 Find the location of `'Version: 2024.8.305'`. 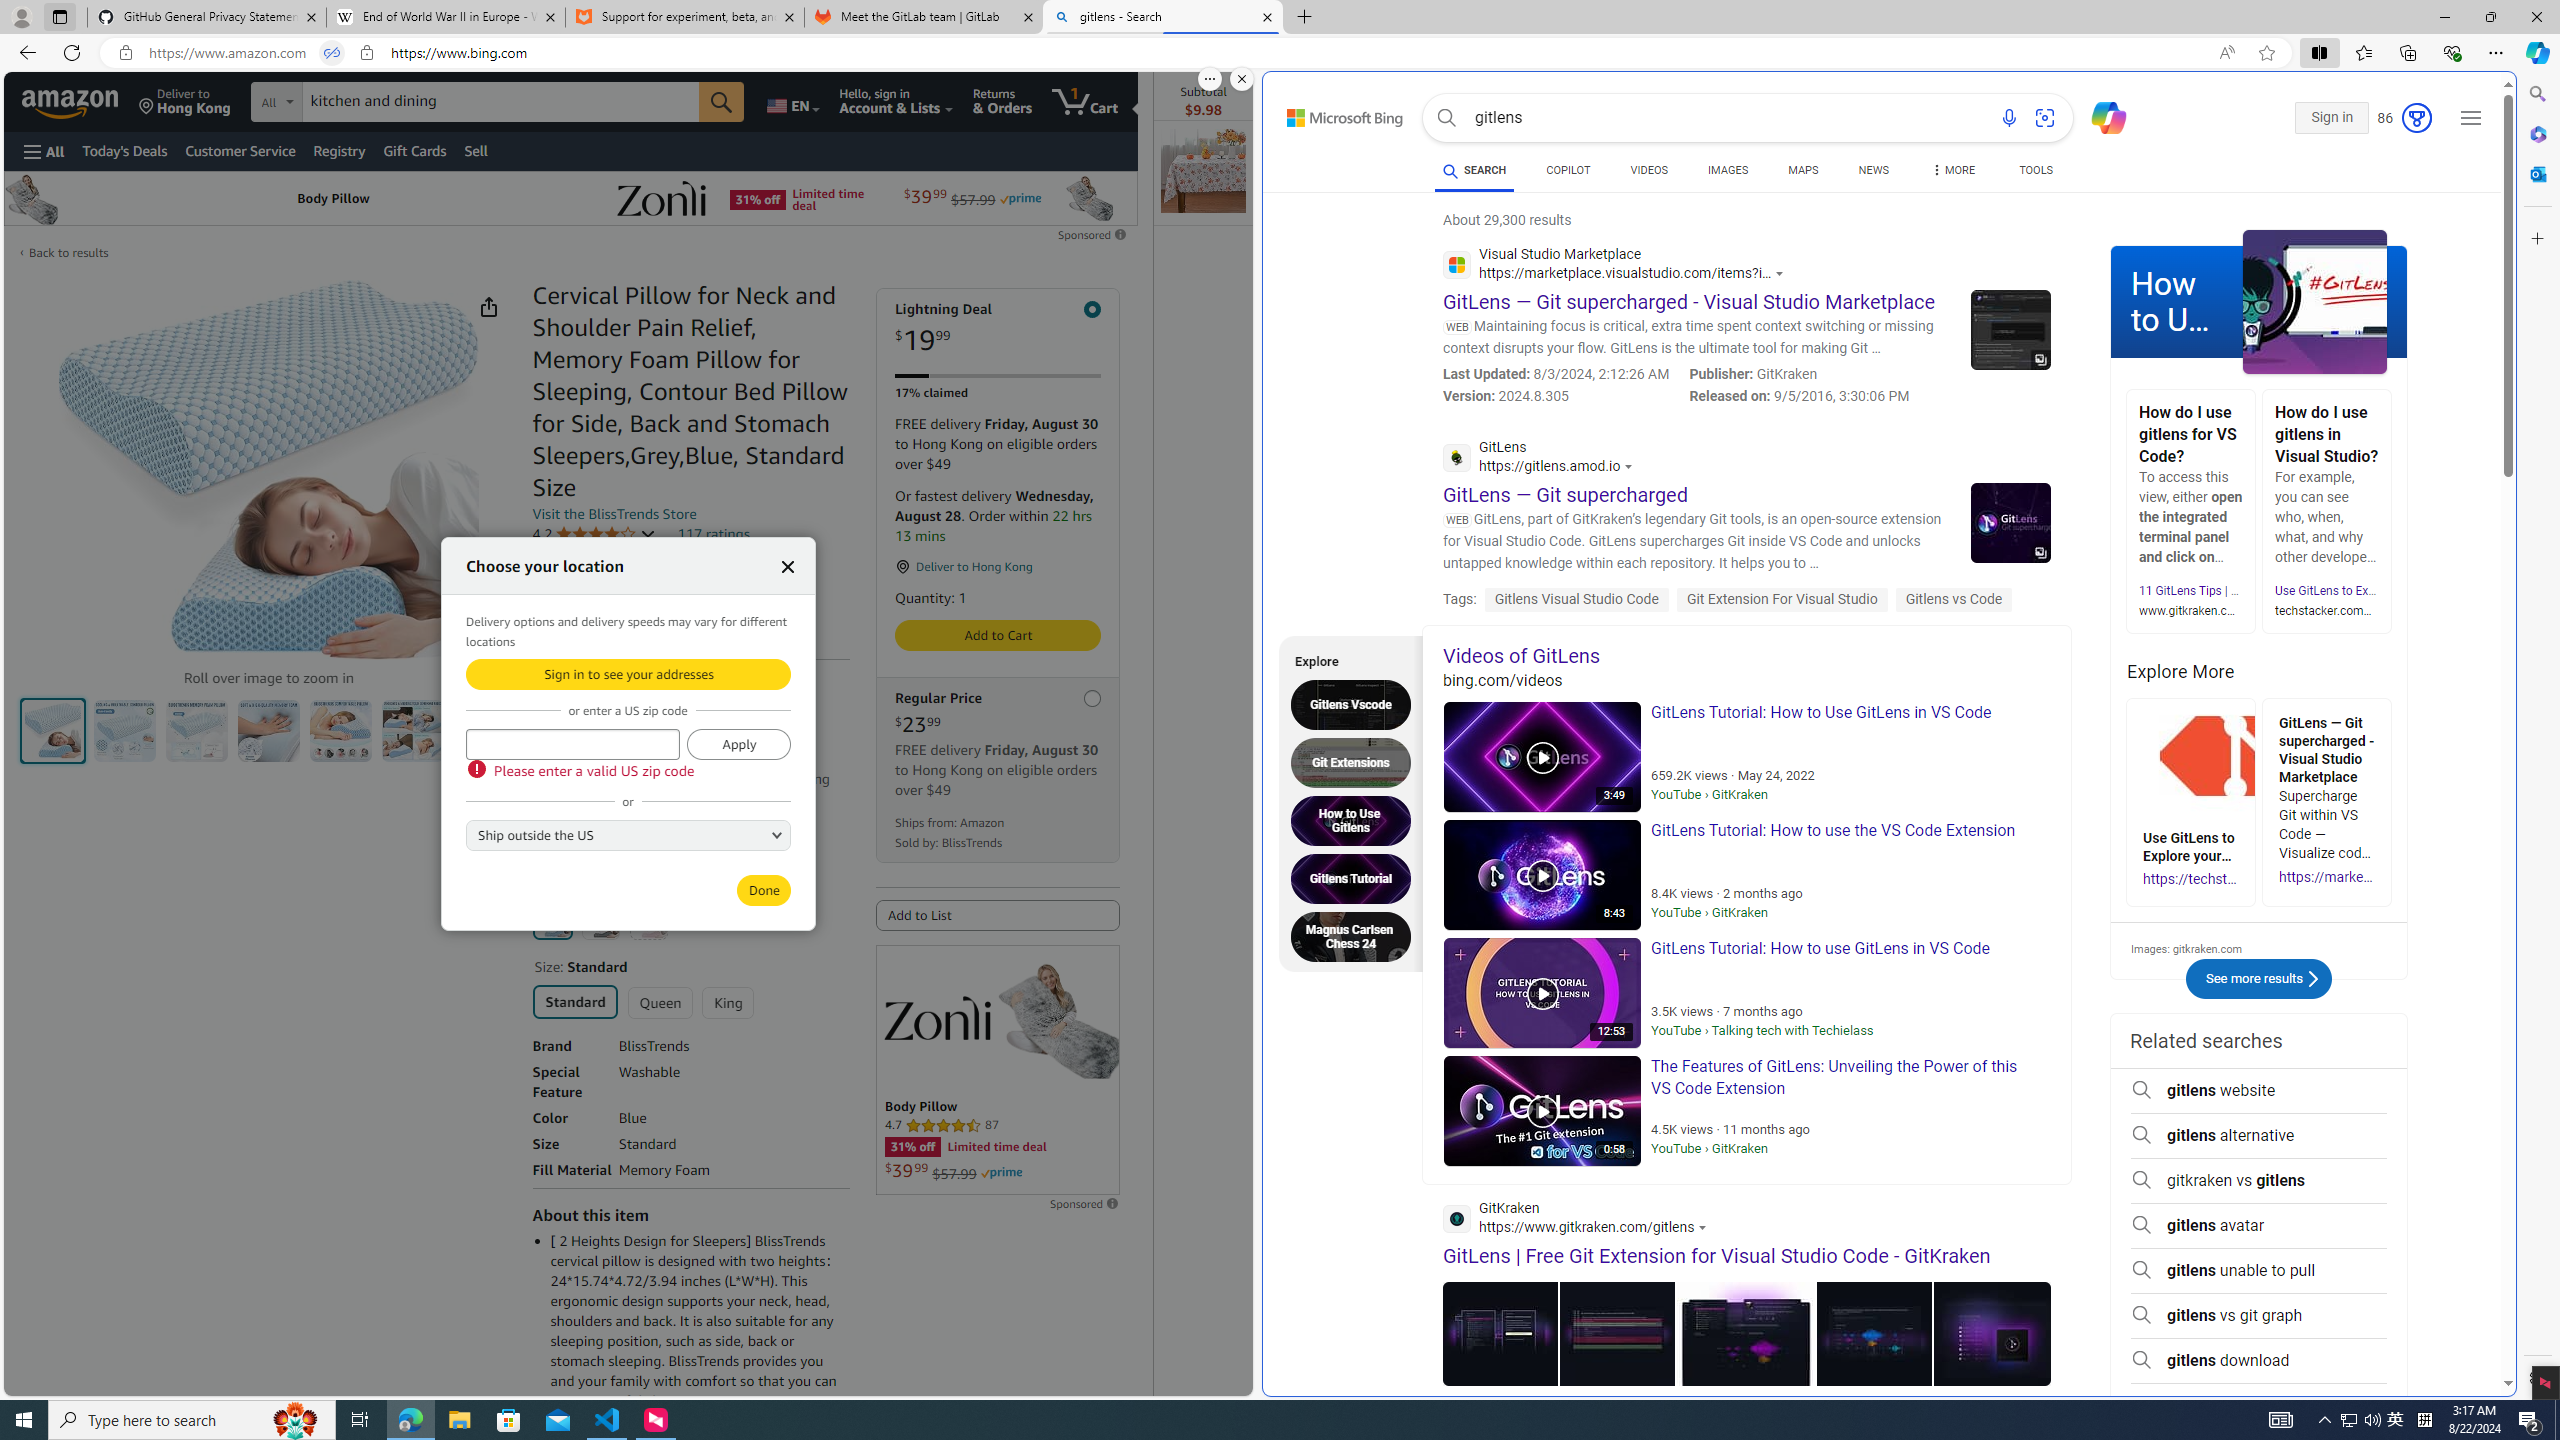

'Version: 2024.8.305' is located at coordinates (1556, 395).